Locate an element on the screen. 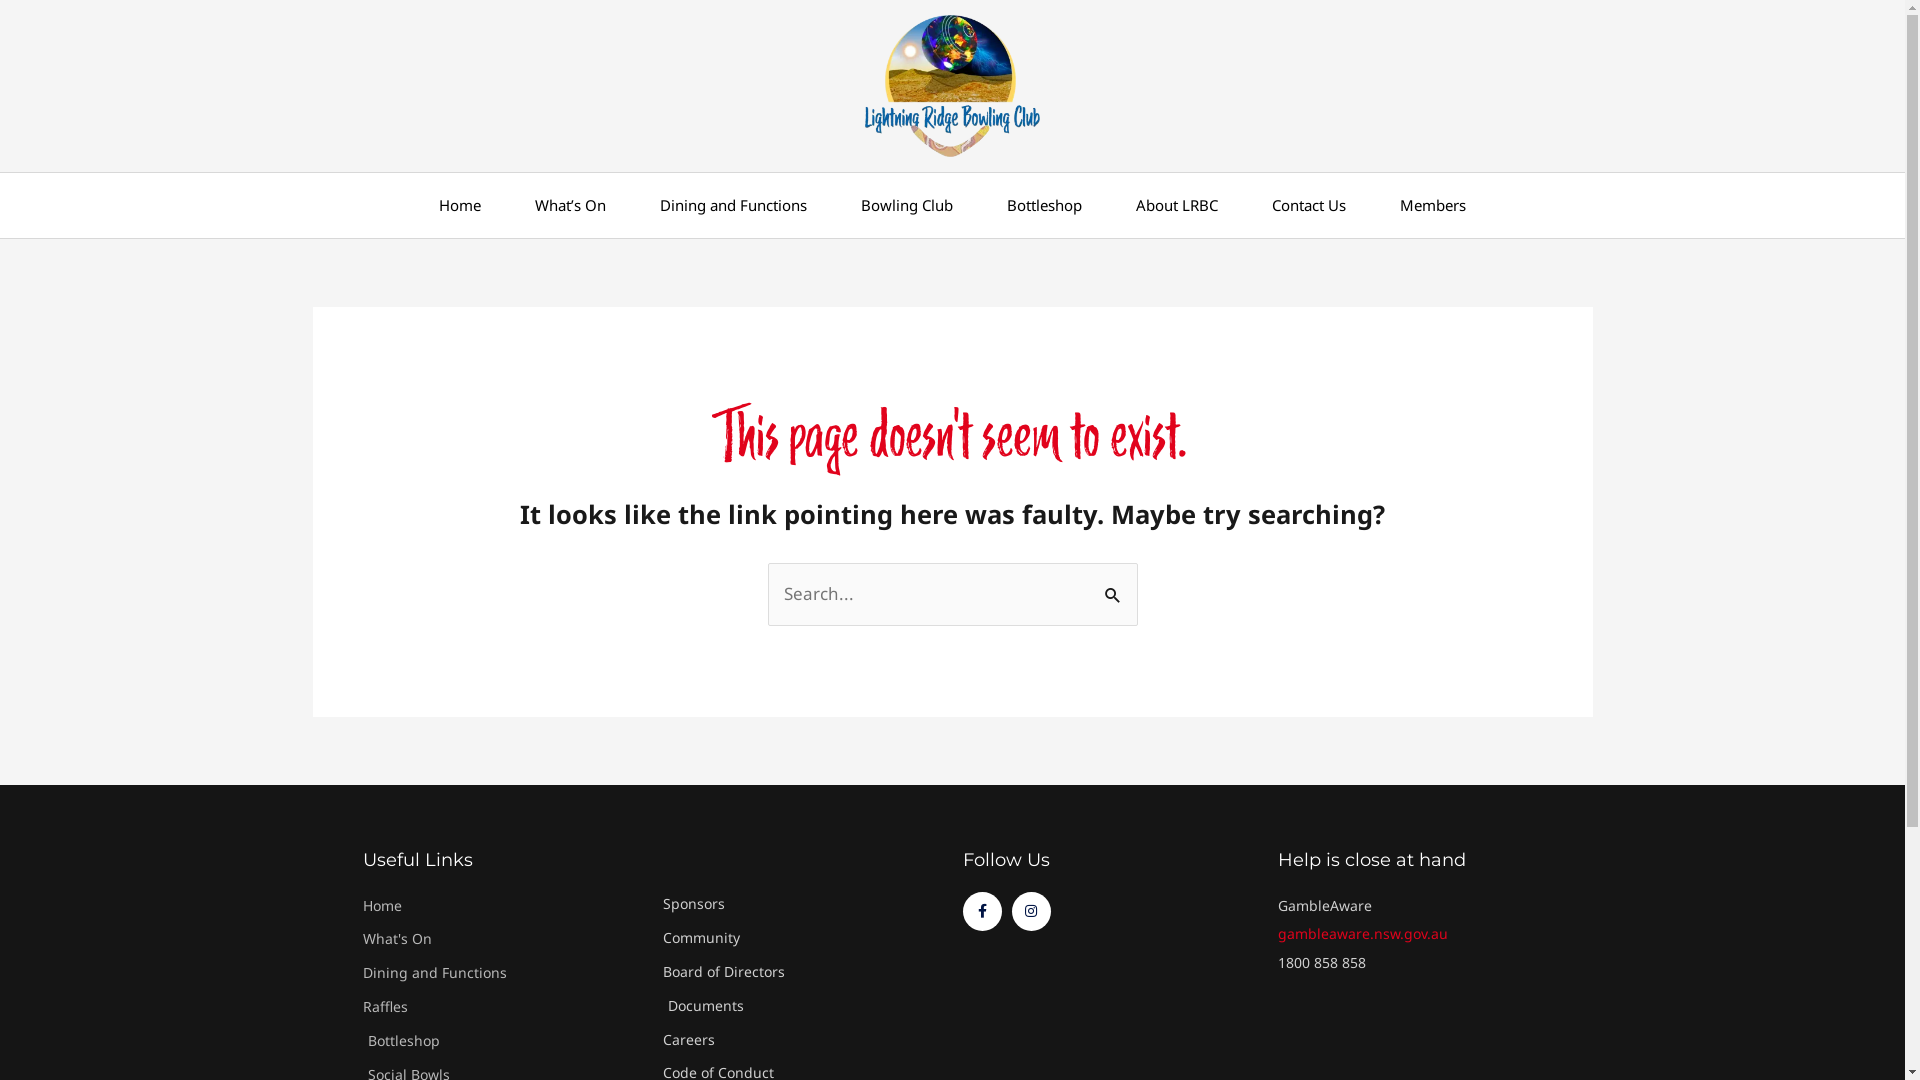 This screenshot has width=1920, height=1080. 'Facebook-f' is located at coordinates (961, 911).